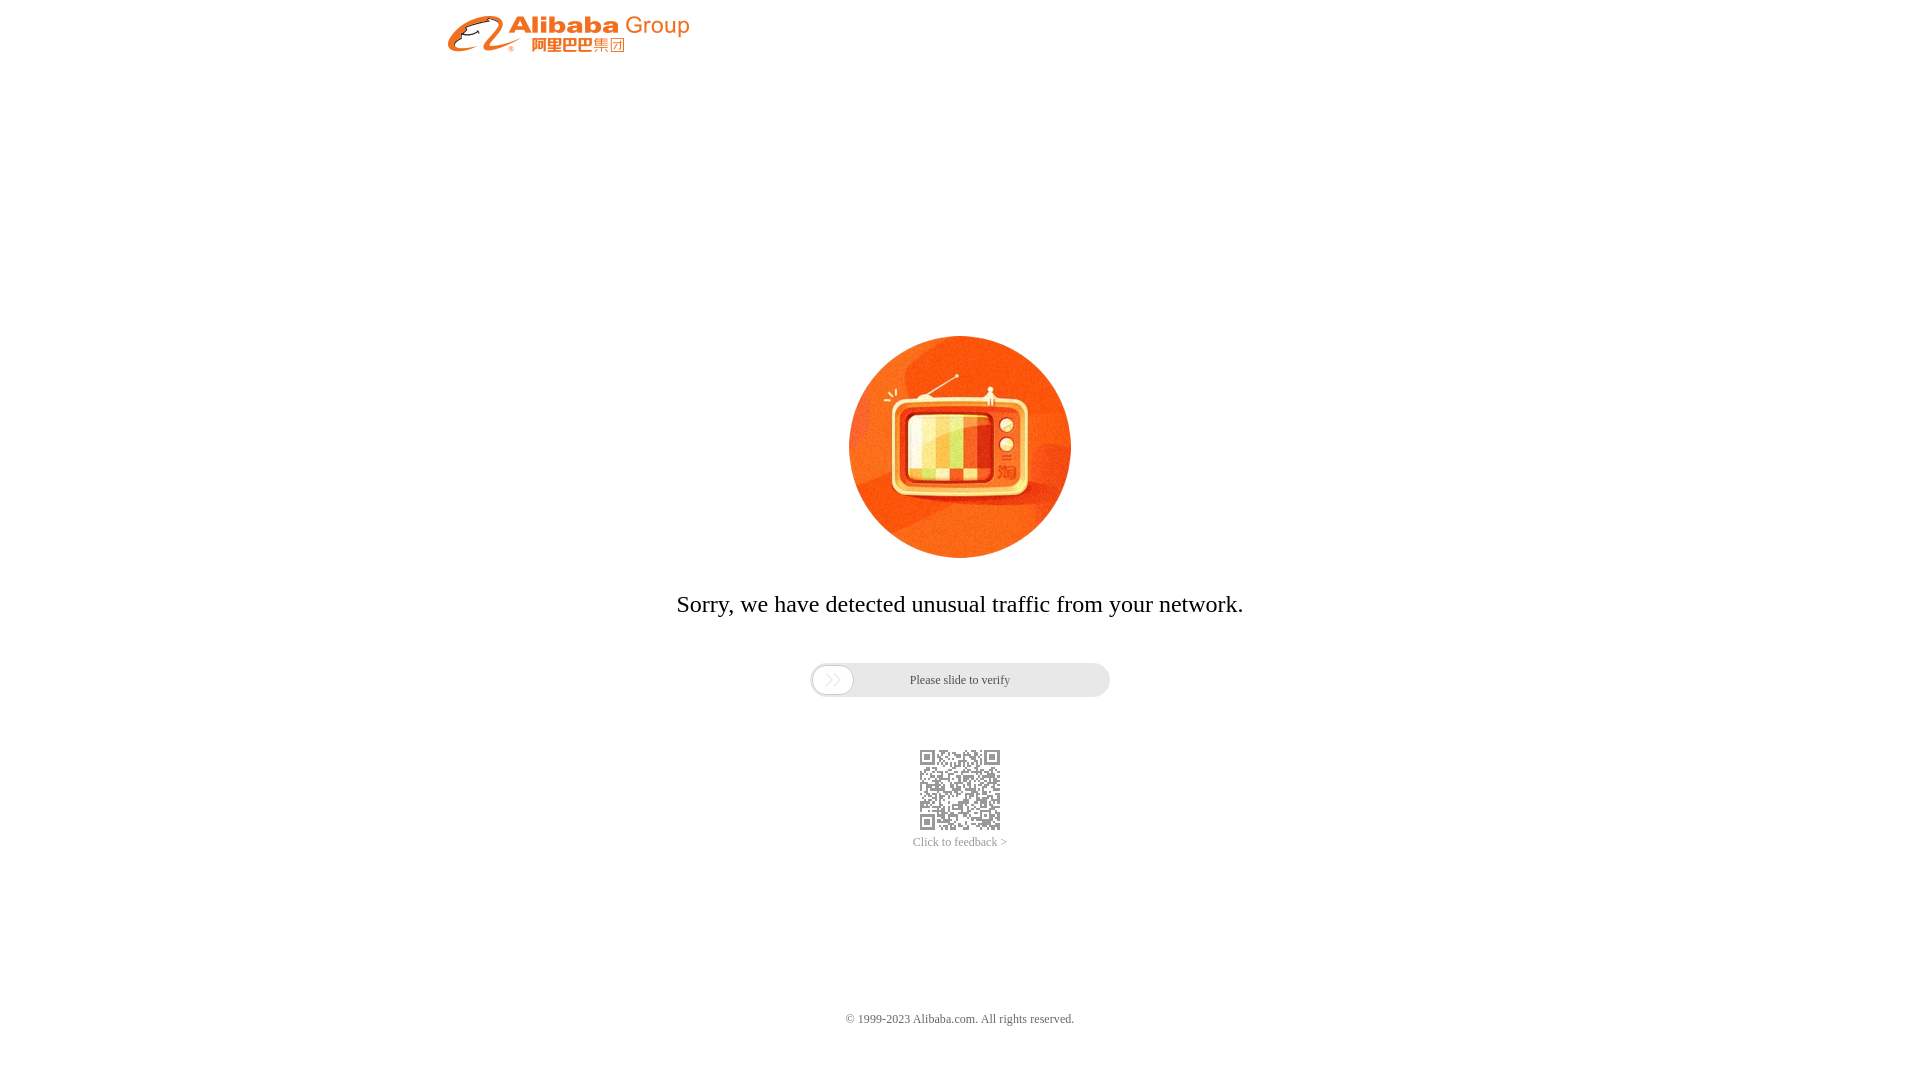 This screenshot has width=1920, height=1080. I want to click on 'Click to feedback >', so click(960, 842).